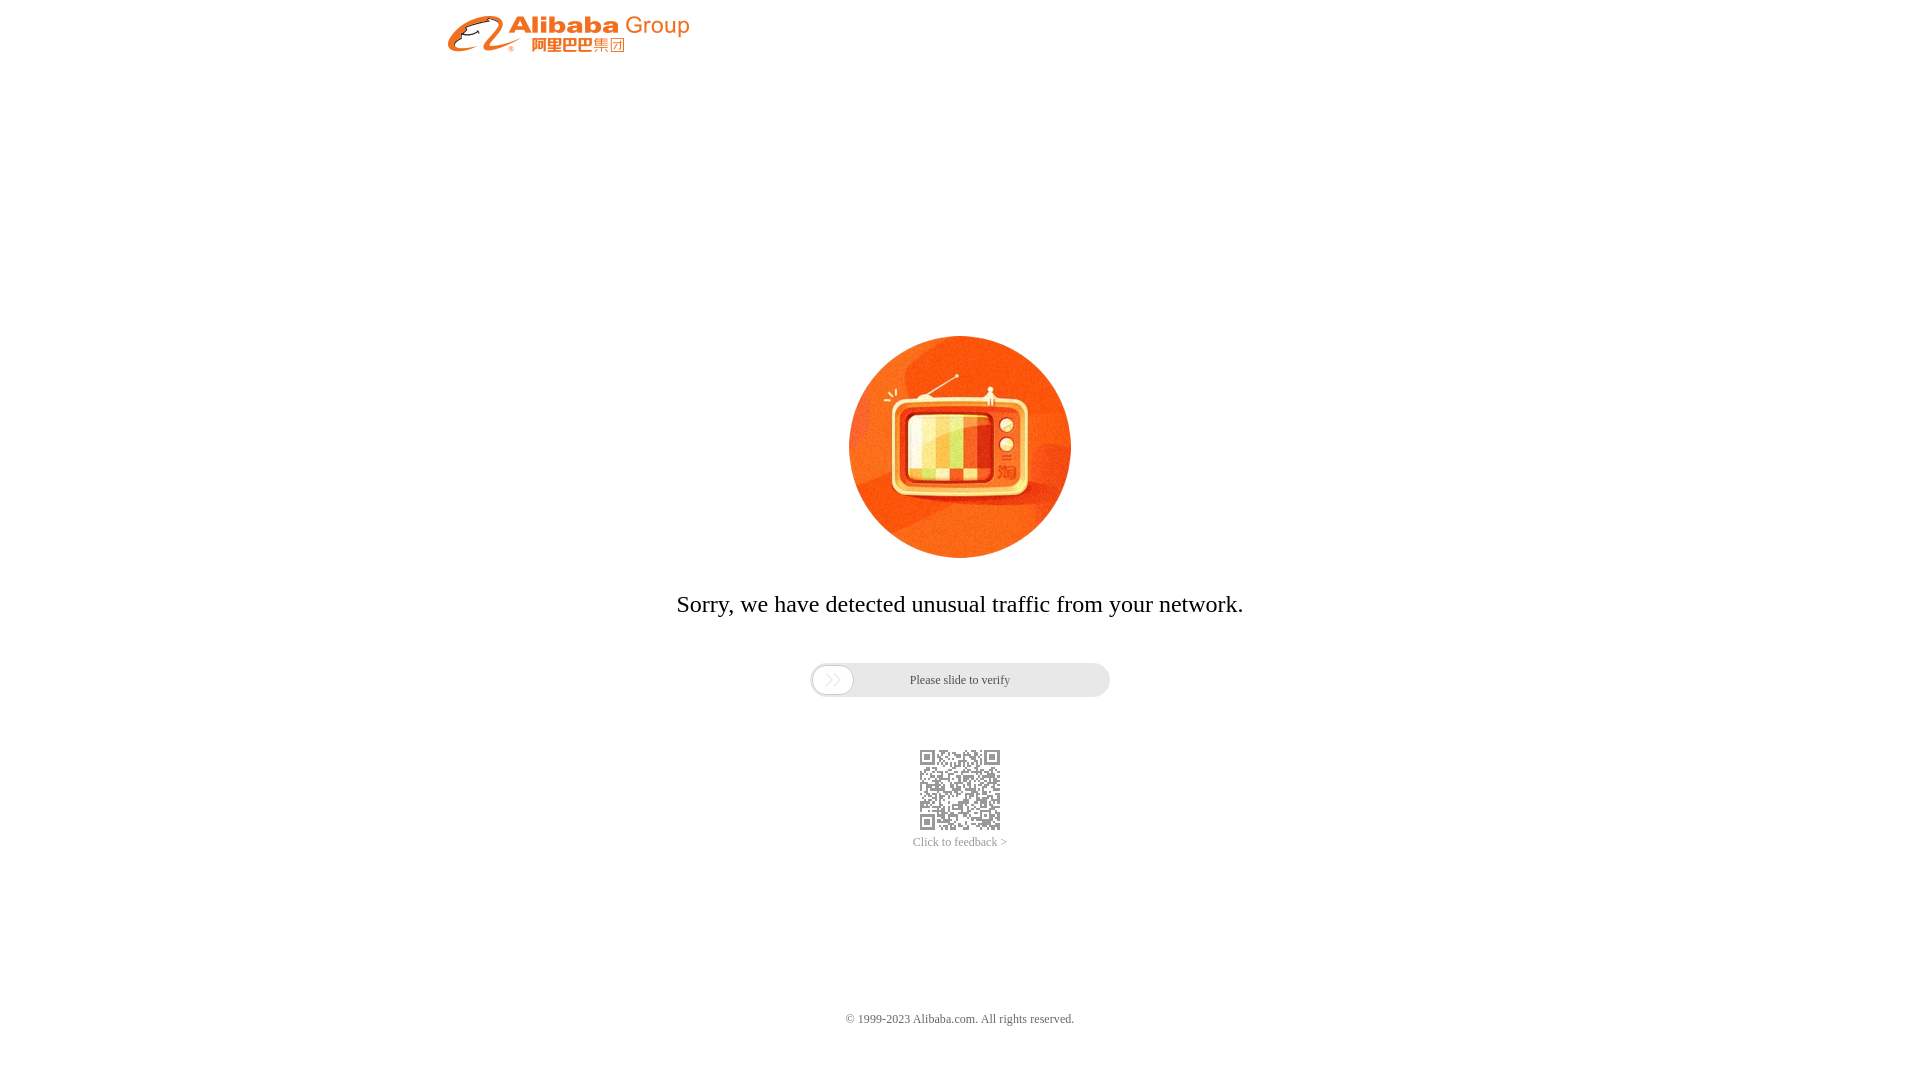 This screenshot has width=1920, height=1080. I want to click on 'Click to feedback >', so click(960, 842).